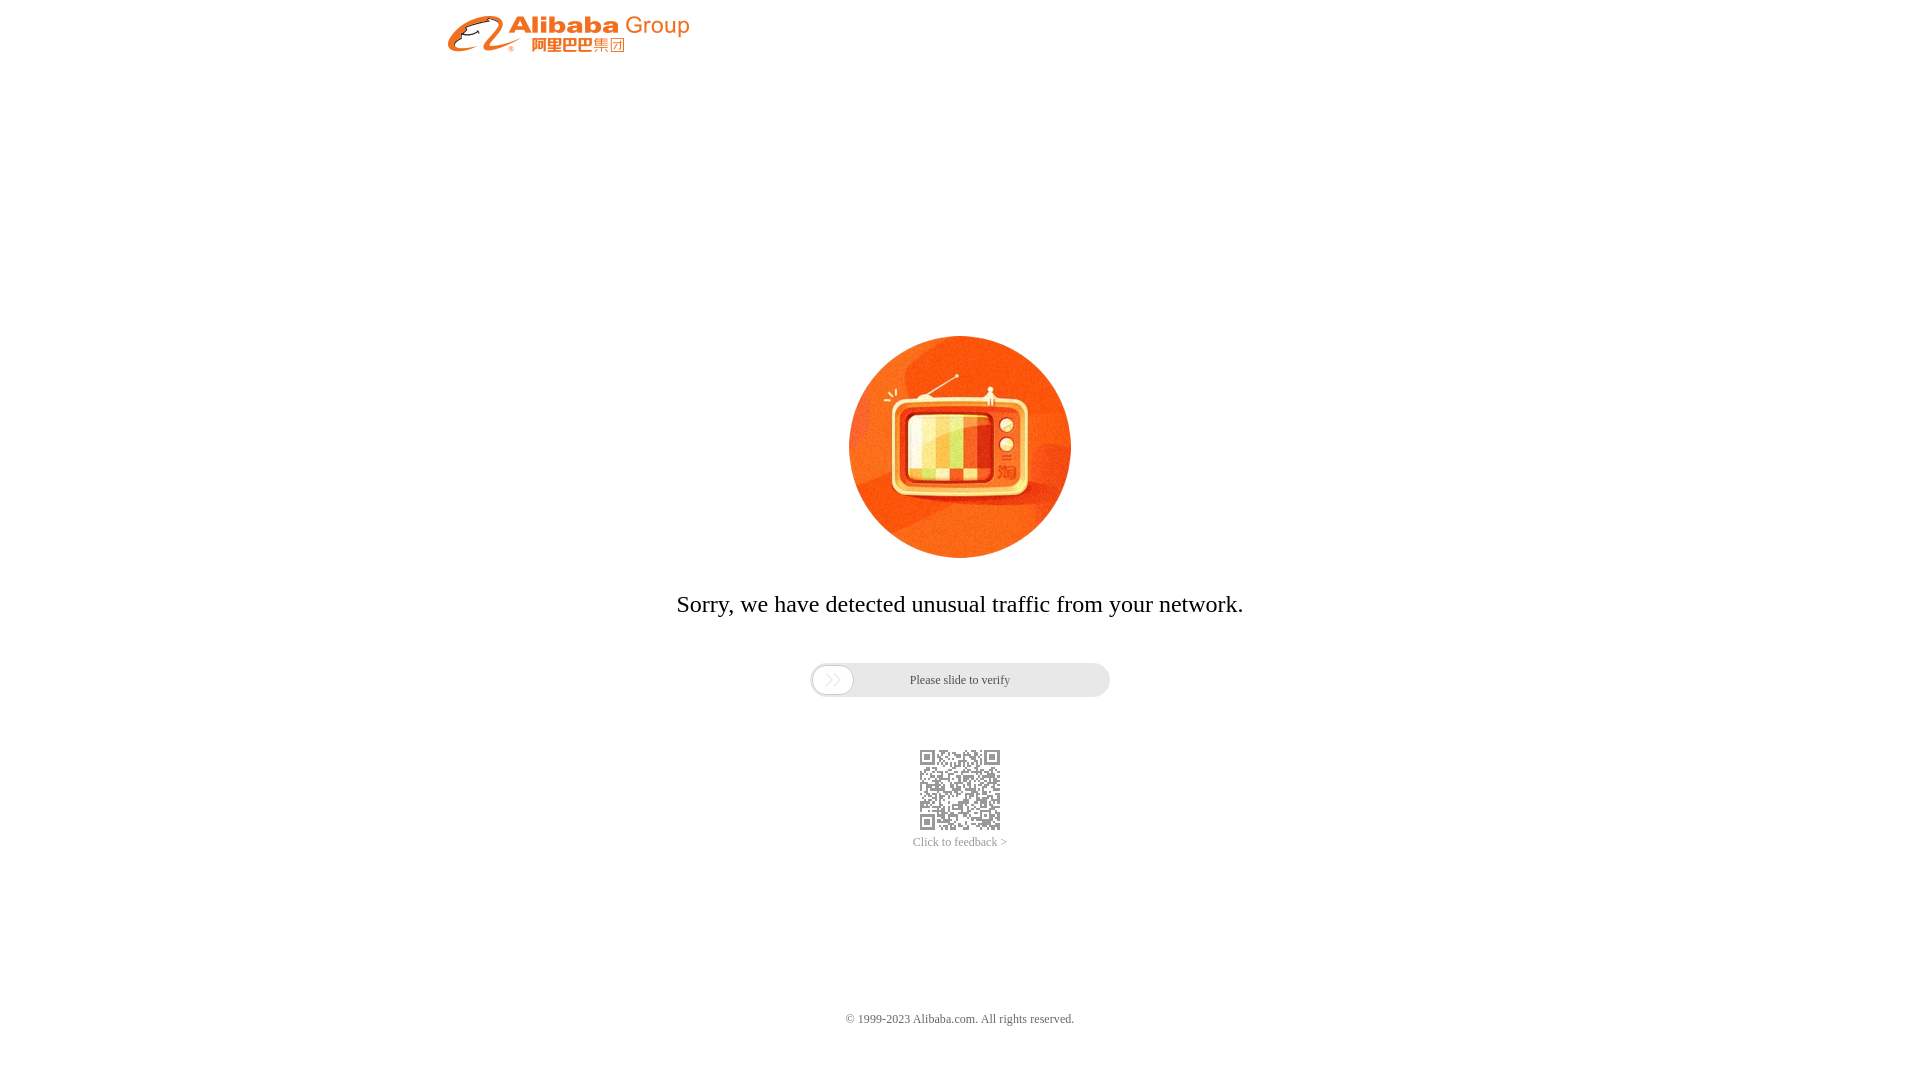 This screenshot has width=1920, height=1080. I want to click on 'Click to feedback >', so click(960, 842).